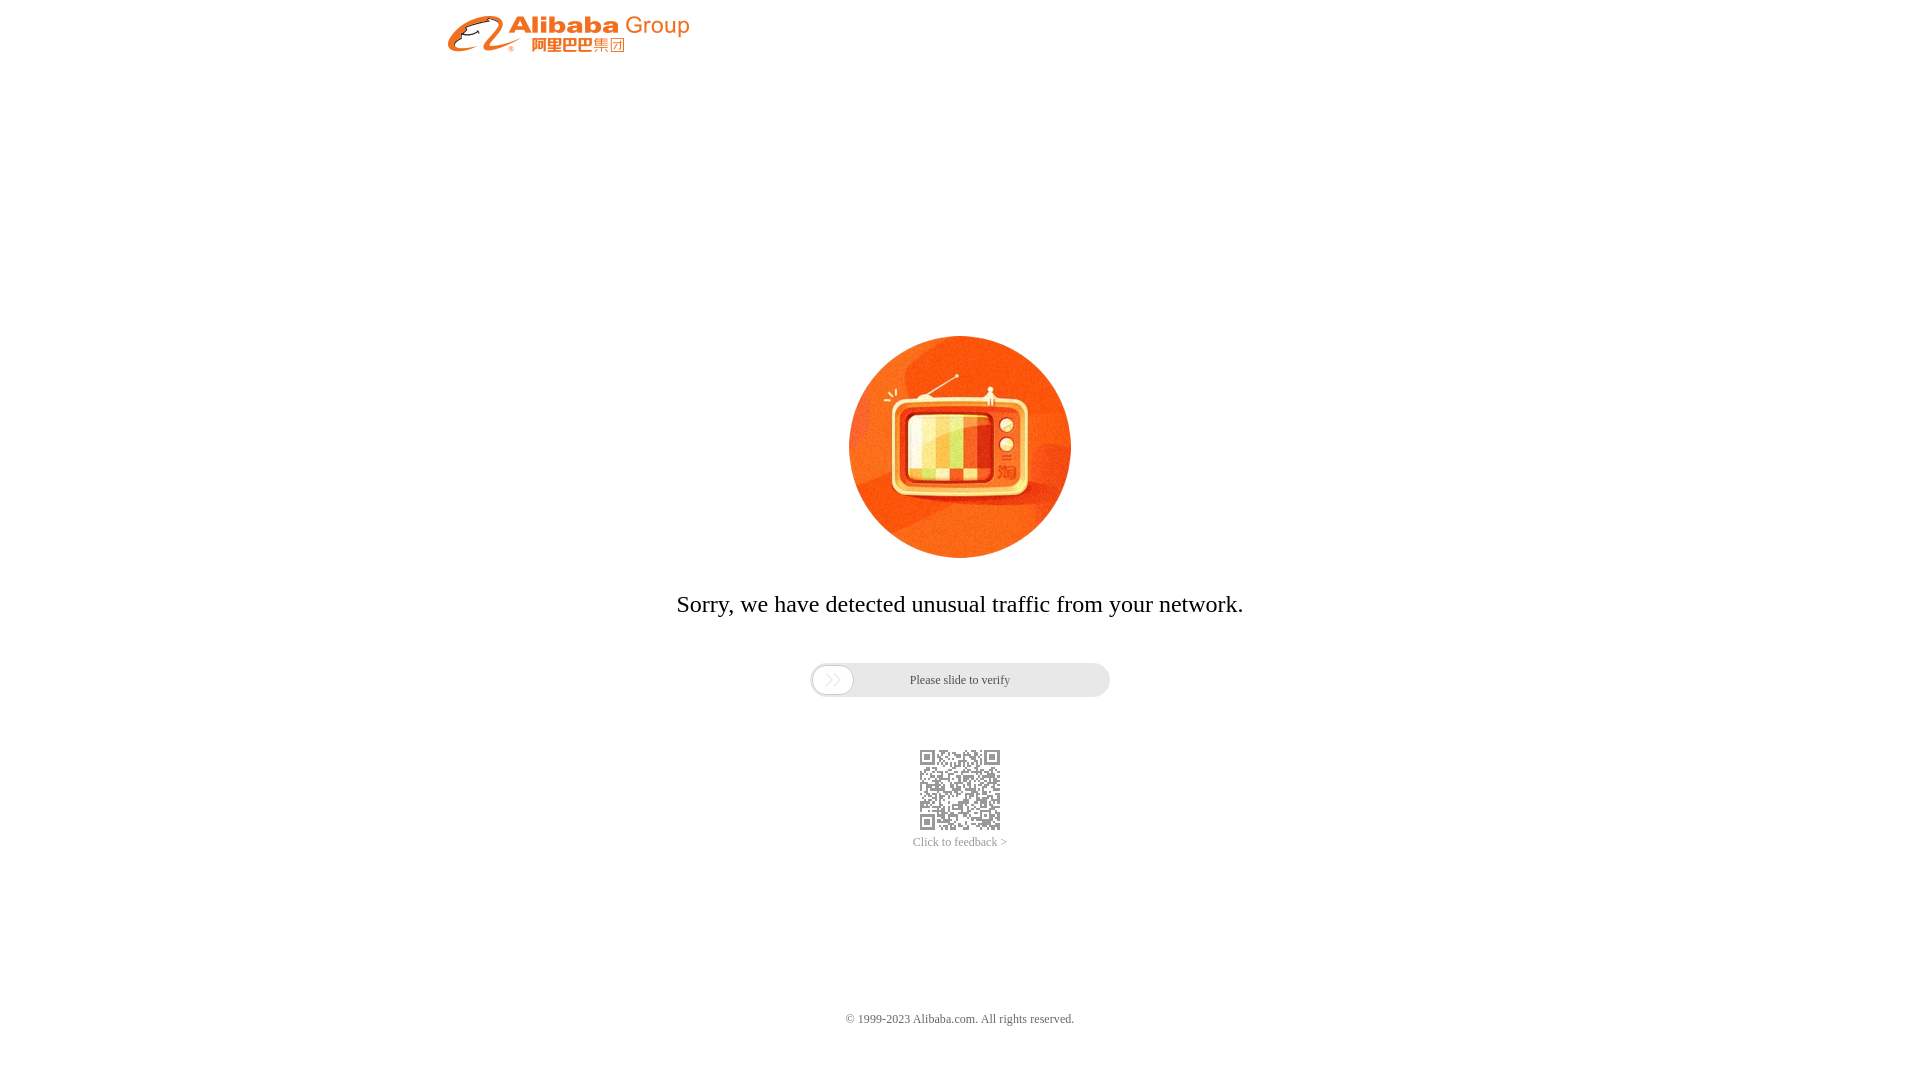 This screenshot has width=1920, height=1080. I want to click on 'Click to feedback >', so click(960, 842).